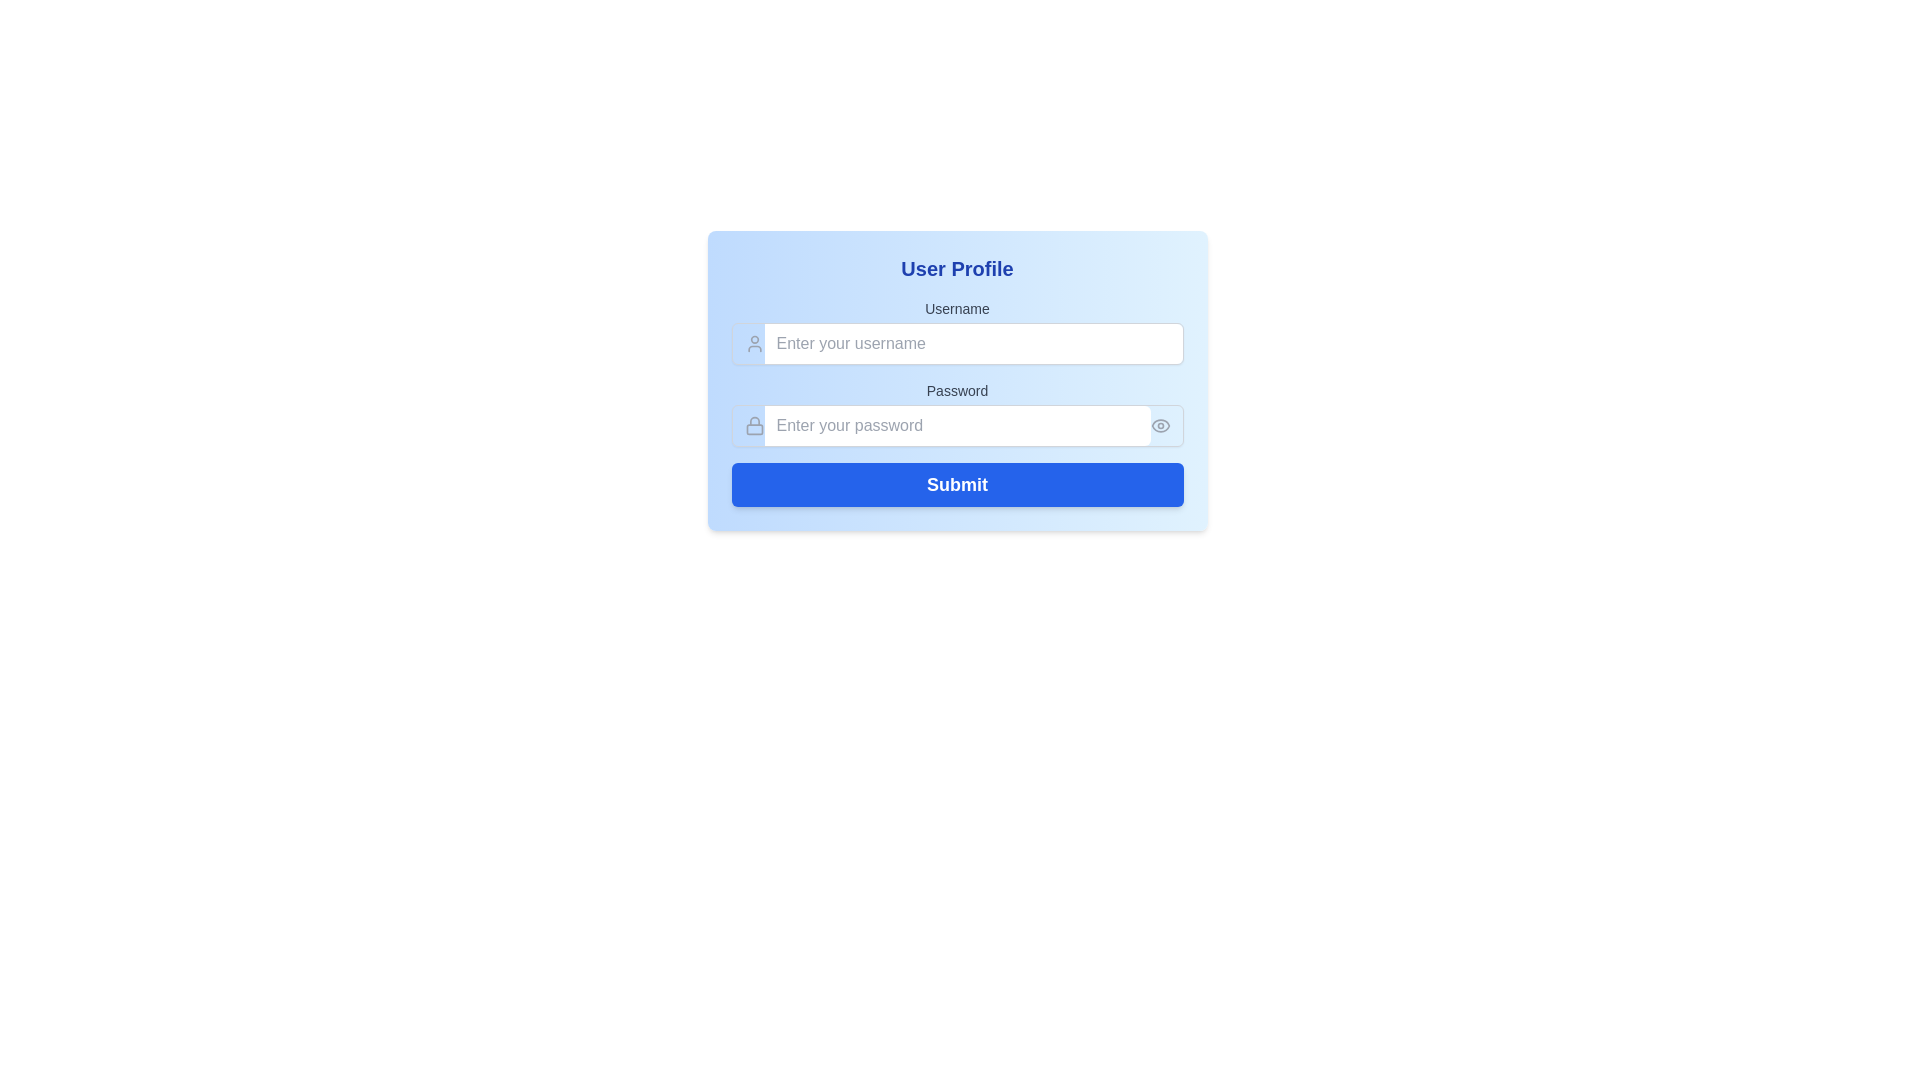  Describe the element at coordinates (747, 342) in the screenshot. I see `the user icon located to the left of the username input field in the User Profile form` at that location.